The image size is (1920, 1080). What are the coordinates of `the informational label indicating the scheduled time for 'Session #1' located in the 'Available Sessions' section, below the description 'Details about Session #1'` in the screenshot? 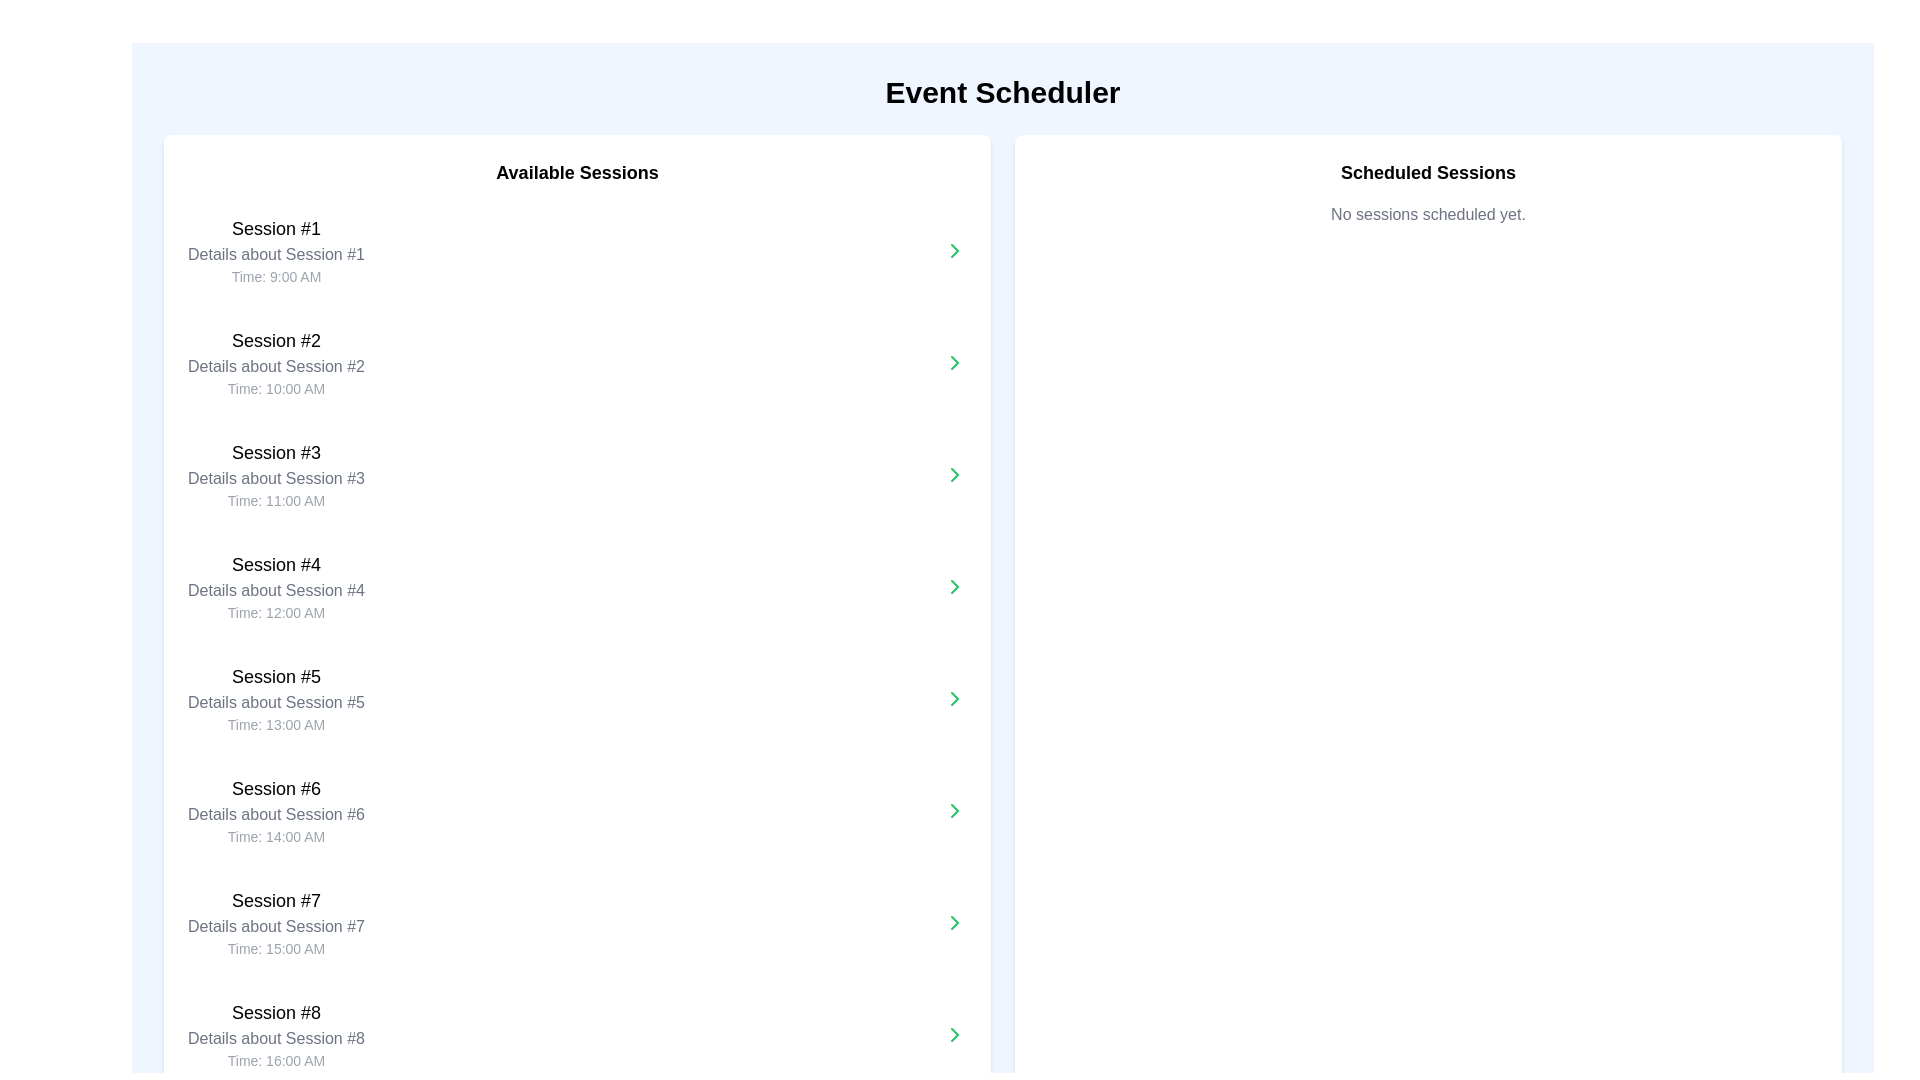 It's located at (275, 277).